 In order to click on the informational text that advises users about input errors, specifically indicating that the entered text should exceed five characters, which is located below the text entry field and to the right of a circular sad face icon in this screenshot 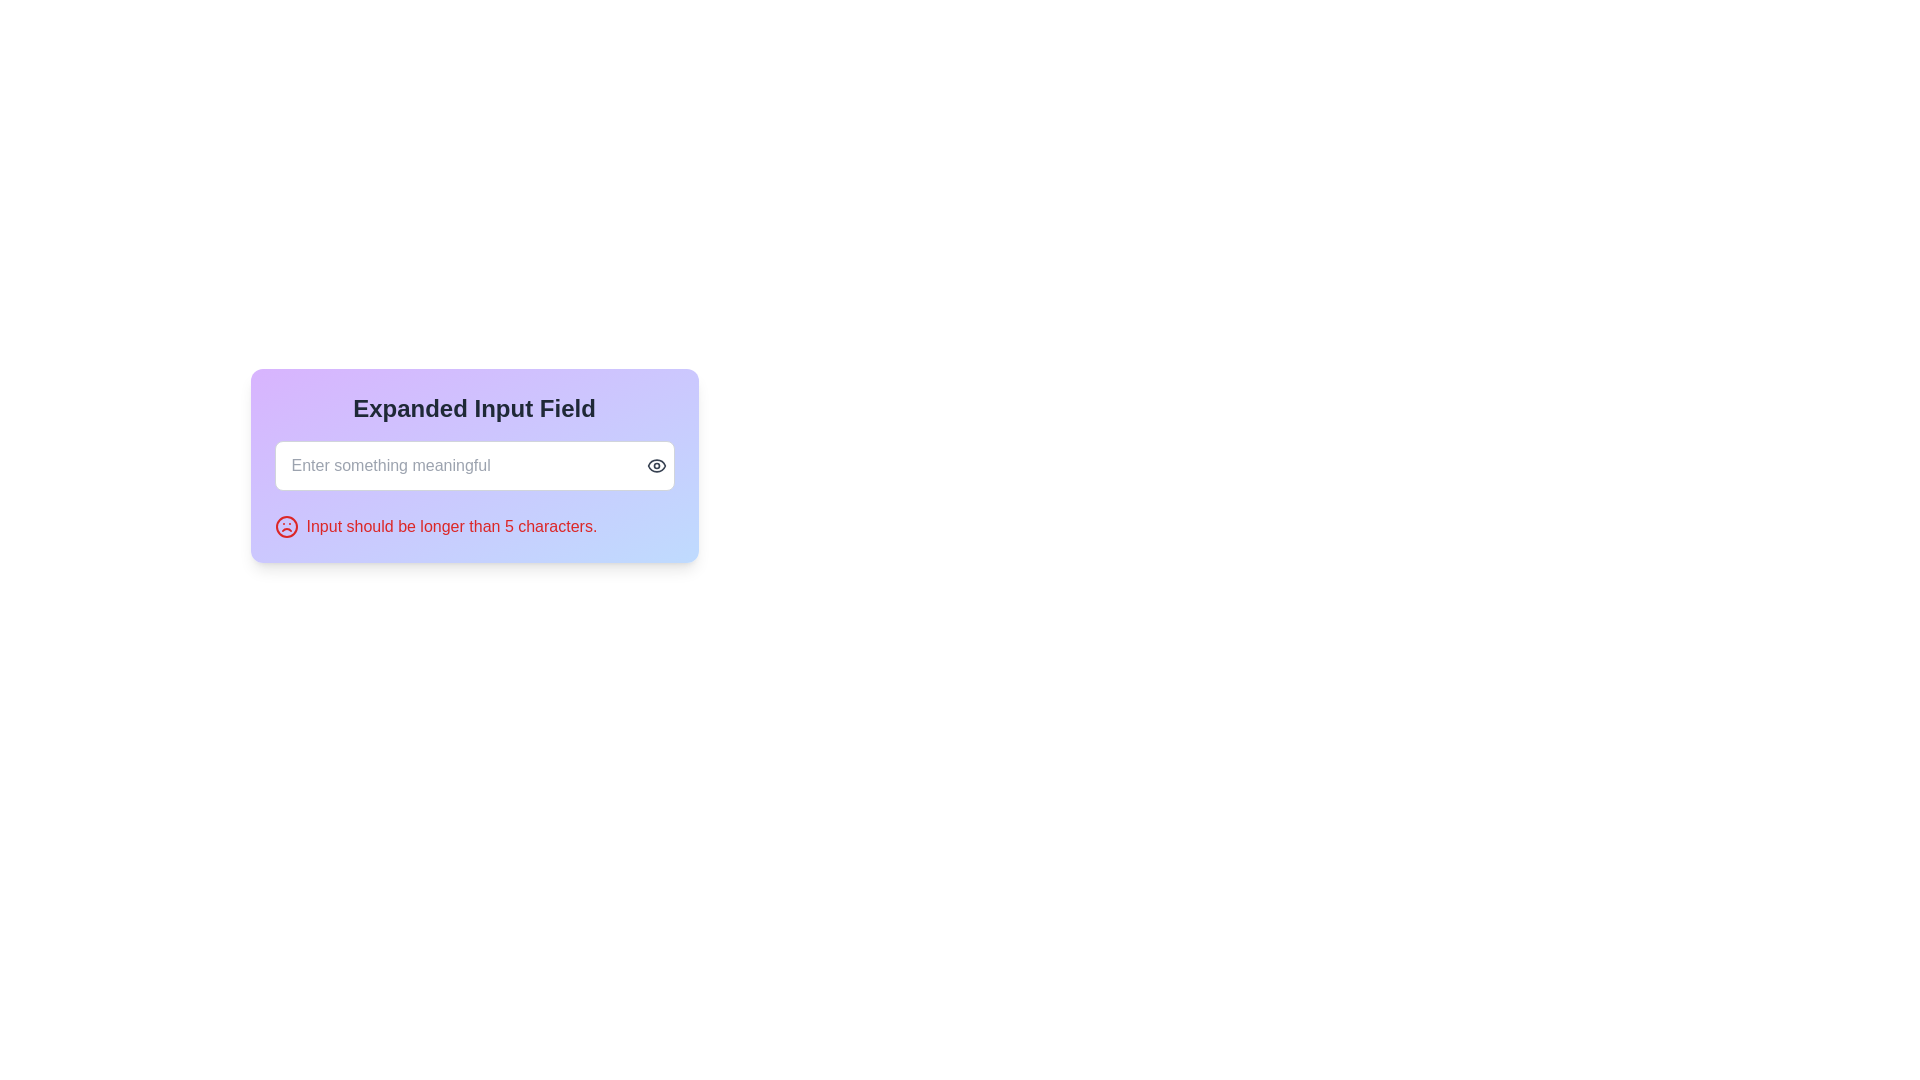, I will do `click(450, 526)`.